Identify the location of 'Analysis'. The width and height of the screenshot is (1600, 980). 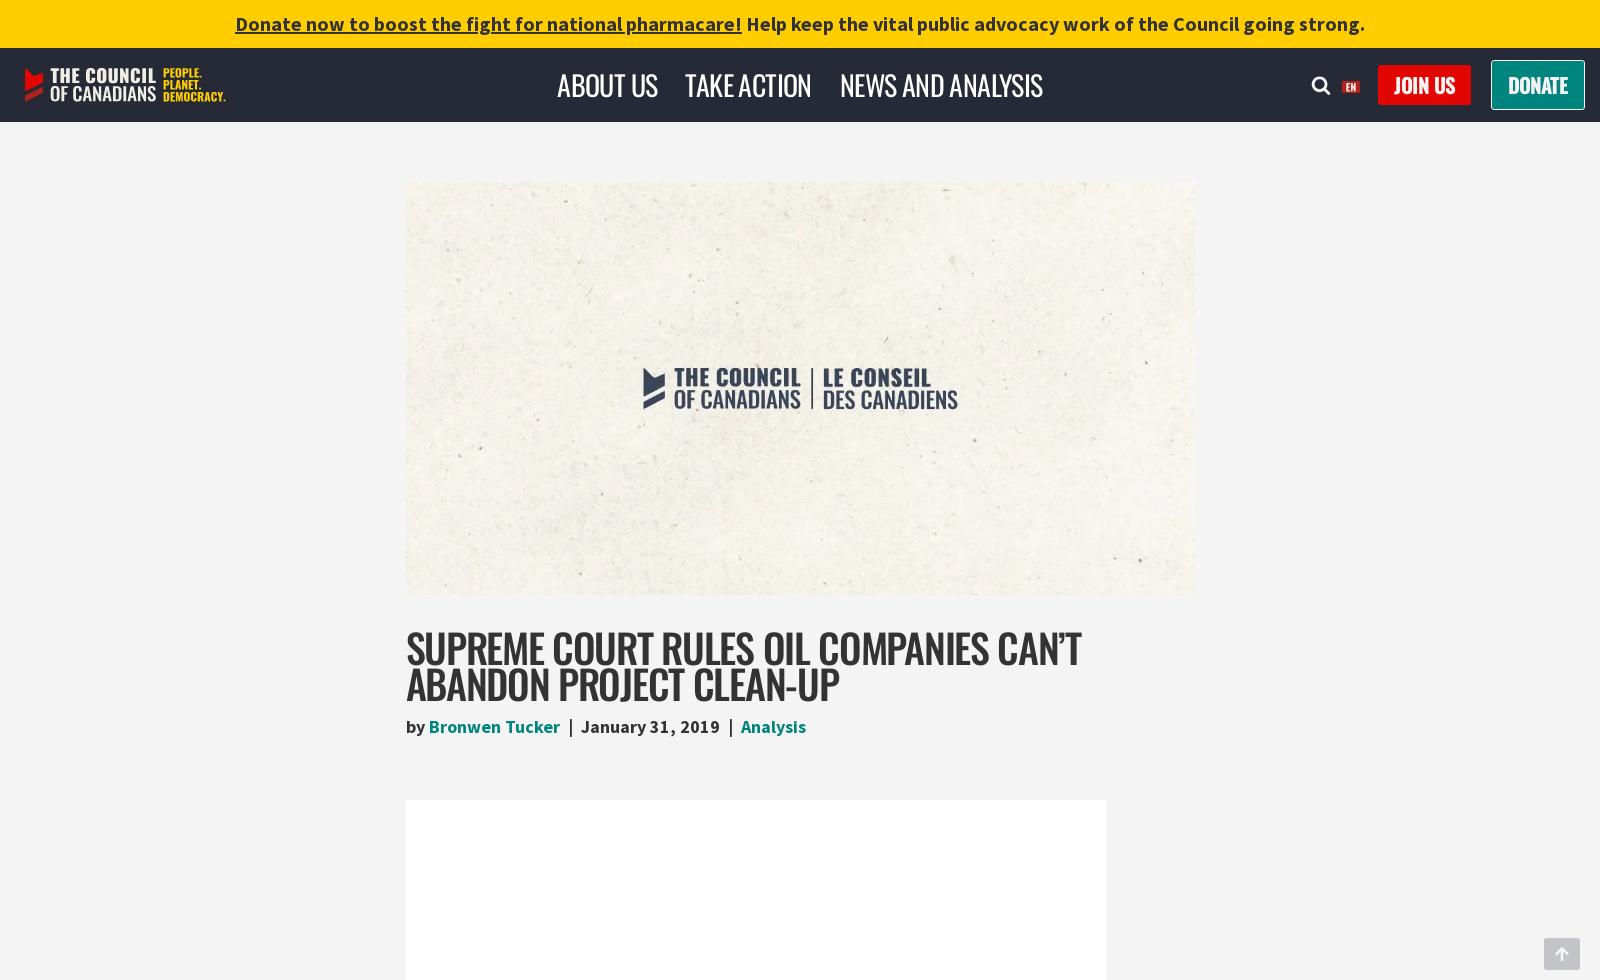
(772, 725).